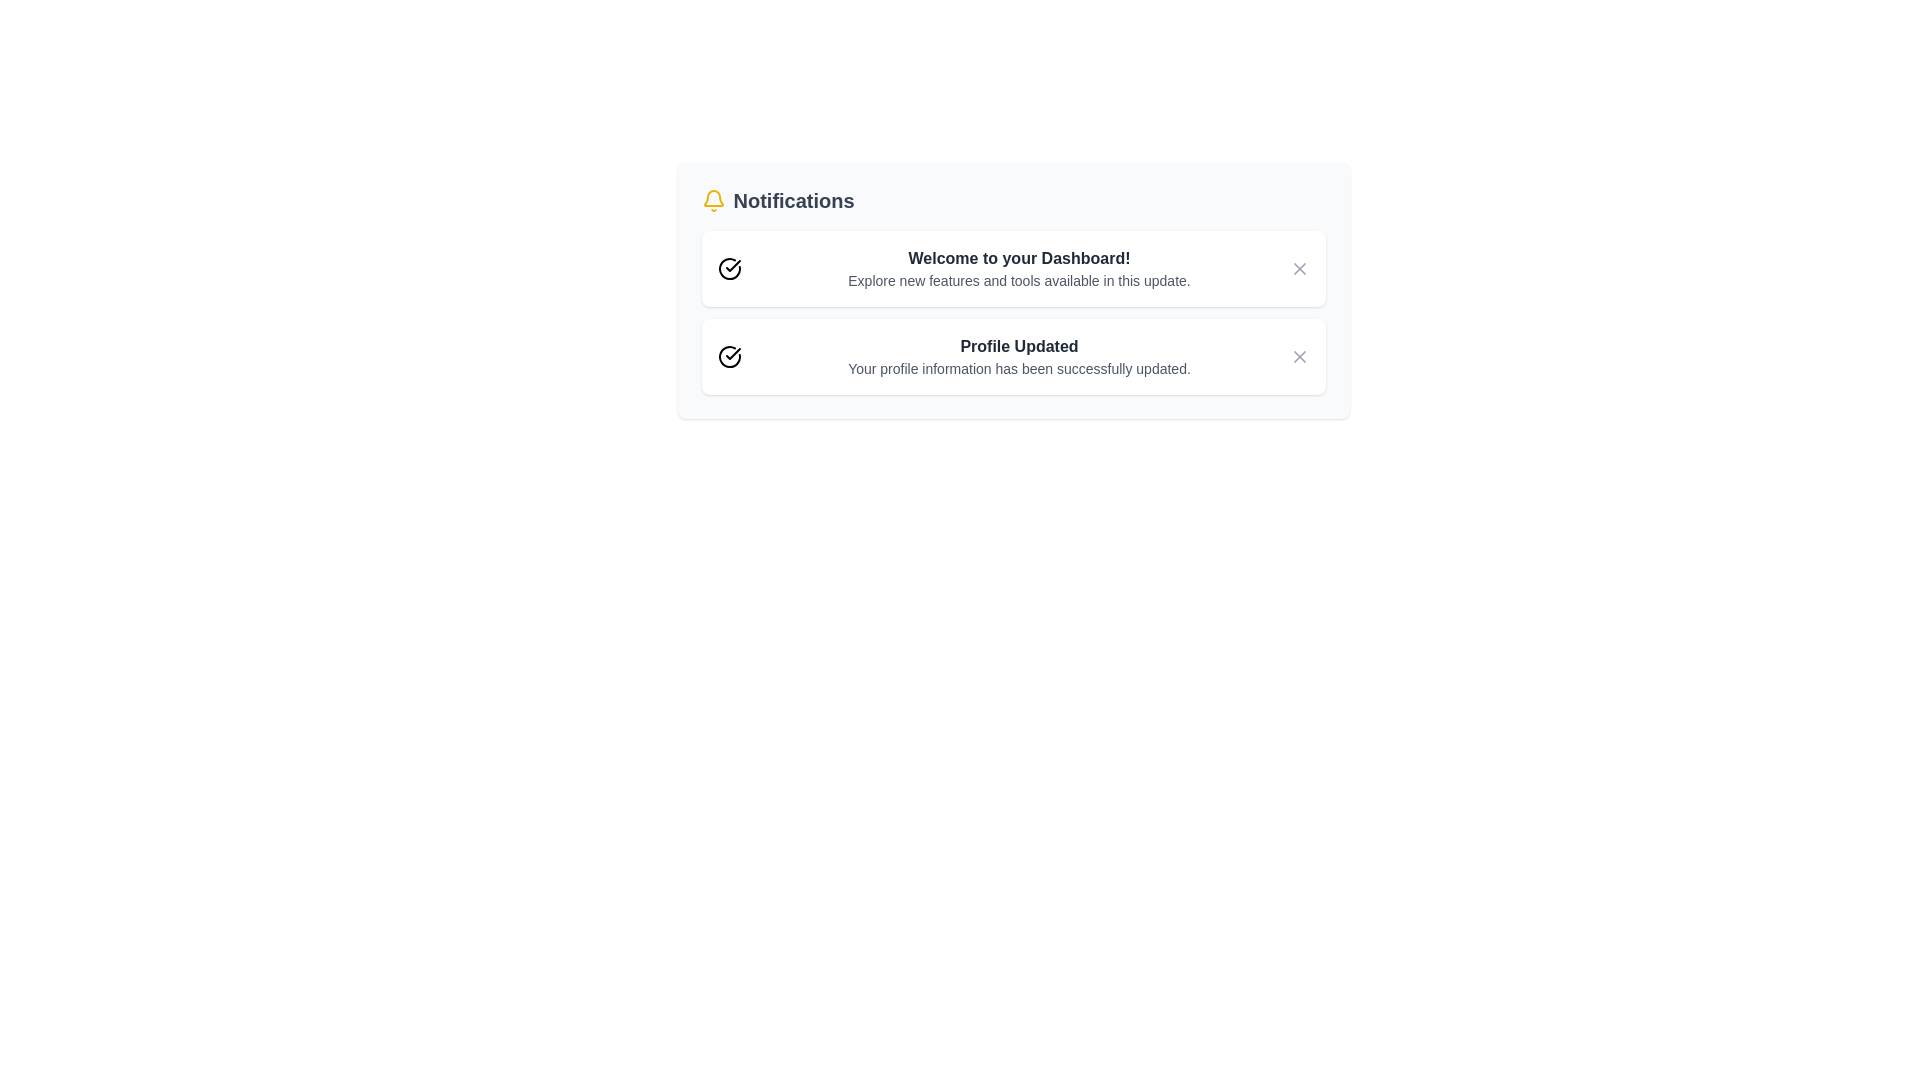 The height and width of the screenshot is (1080, 1920). I want to click on the notification icon to toggle the notification panel, so click(713, 200).